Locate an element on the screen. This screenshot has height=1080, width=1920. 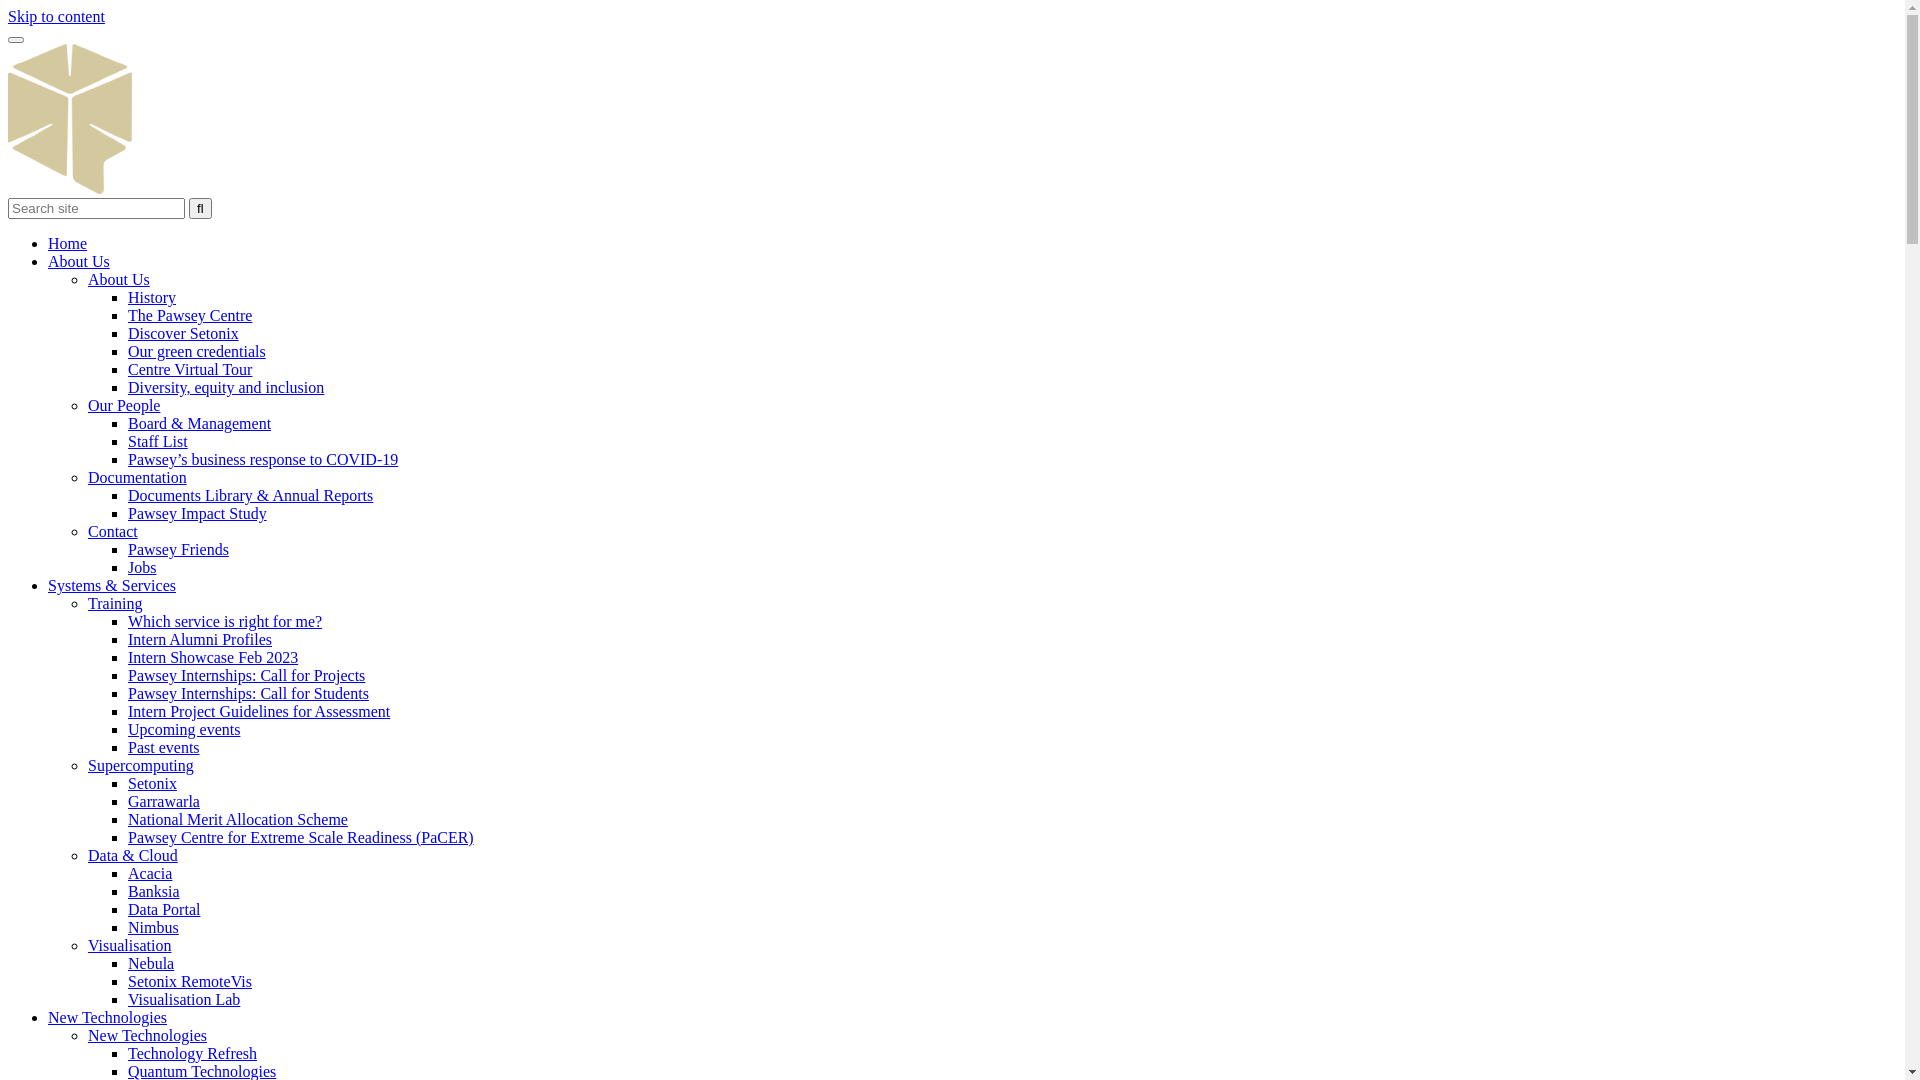
'About Us' is located at coordinates (48, 260).